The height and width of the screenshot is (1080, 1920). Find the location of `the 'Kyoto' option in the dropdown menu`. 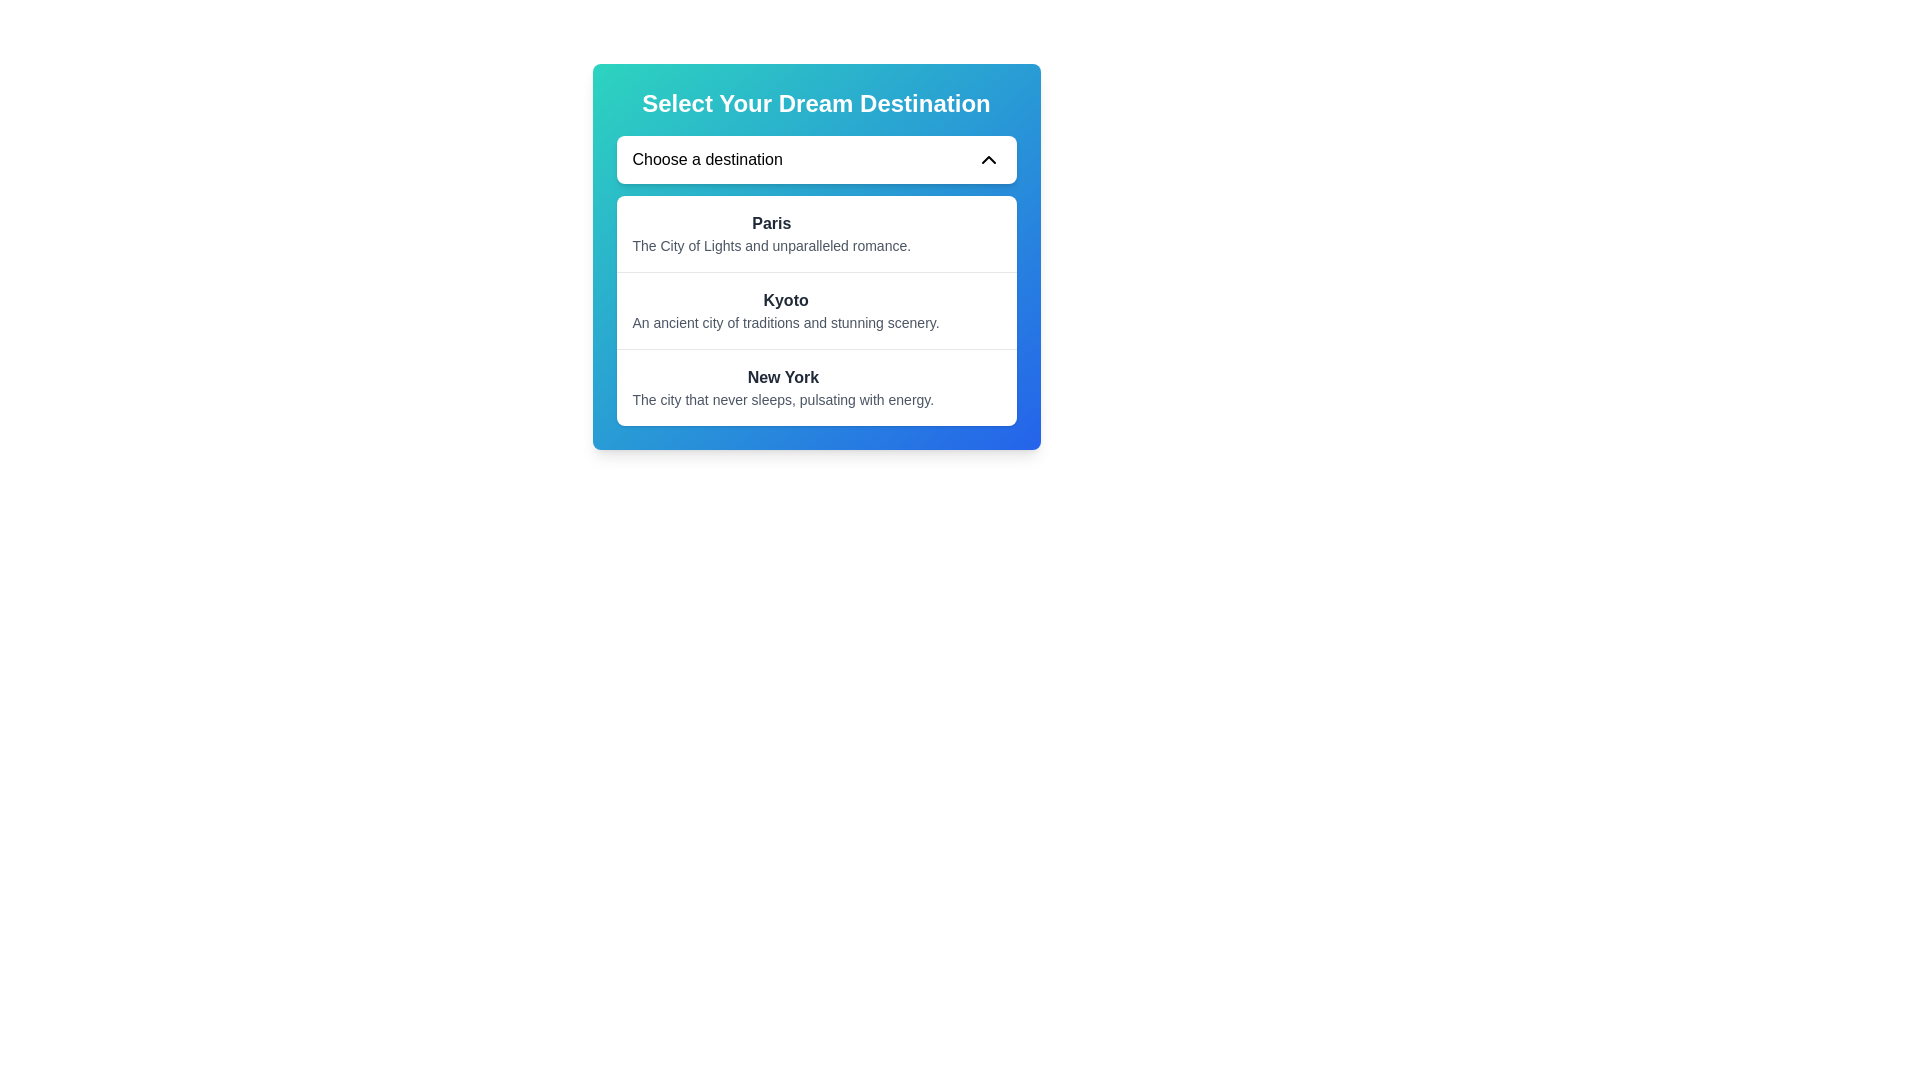

the 'Kyoto' option in the dropdown menu is located at coordinates (785, 311).